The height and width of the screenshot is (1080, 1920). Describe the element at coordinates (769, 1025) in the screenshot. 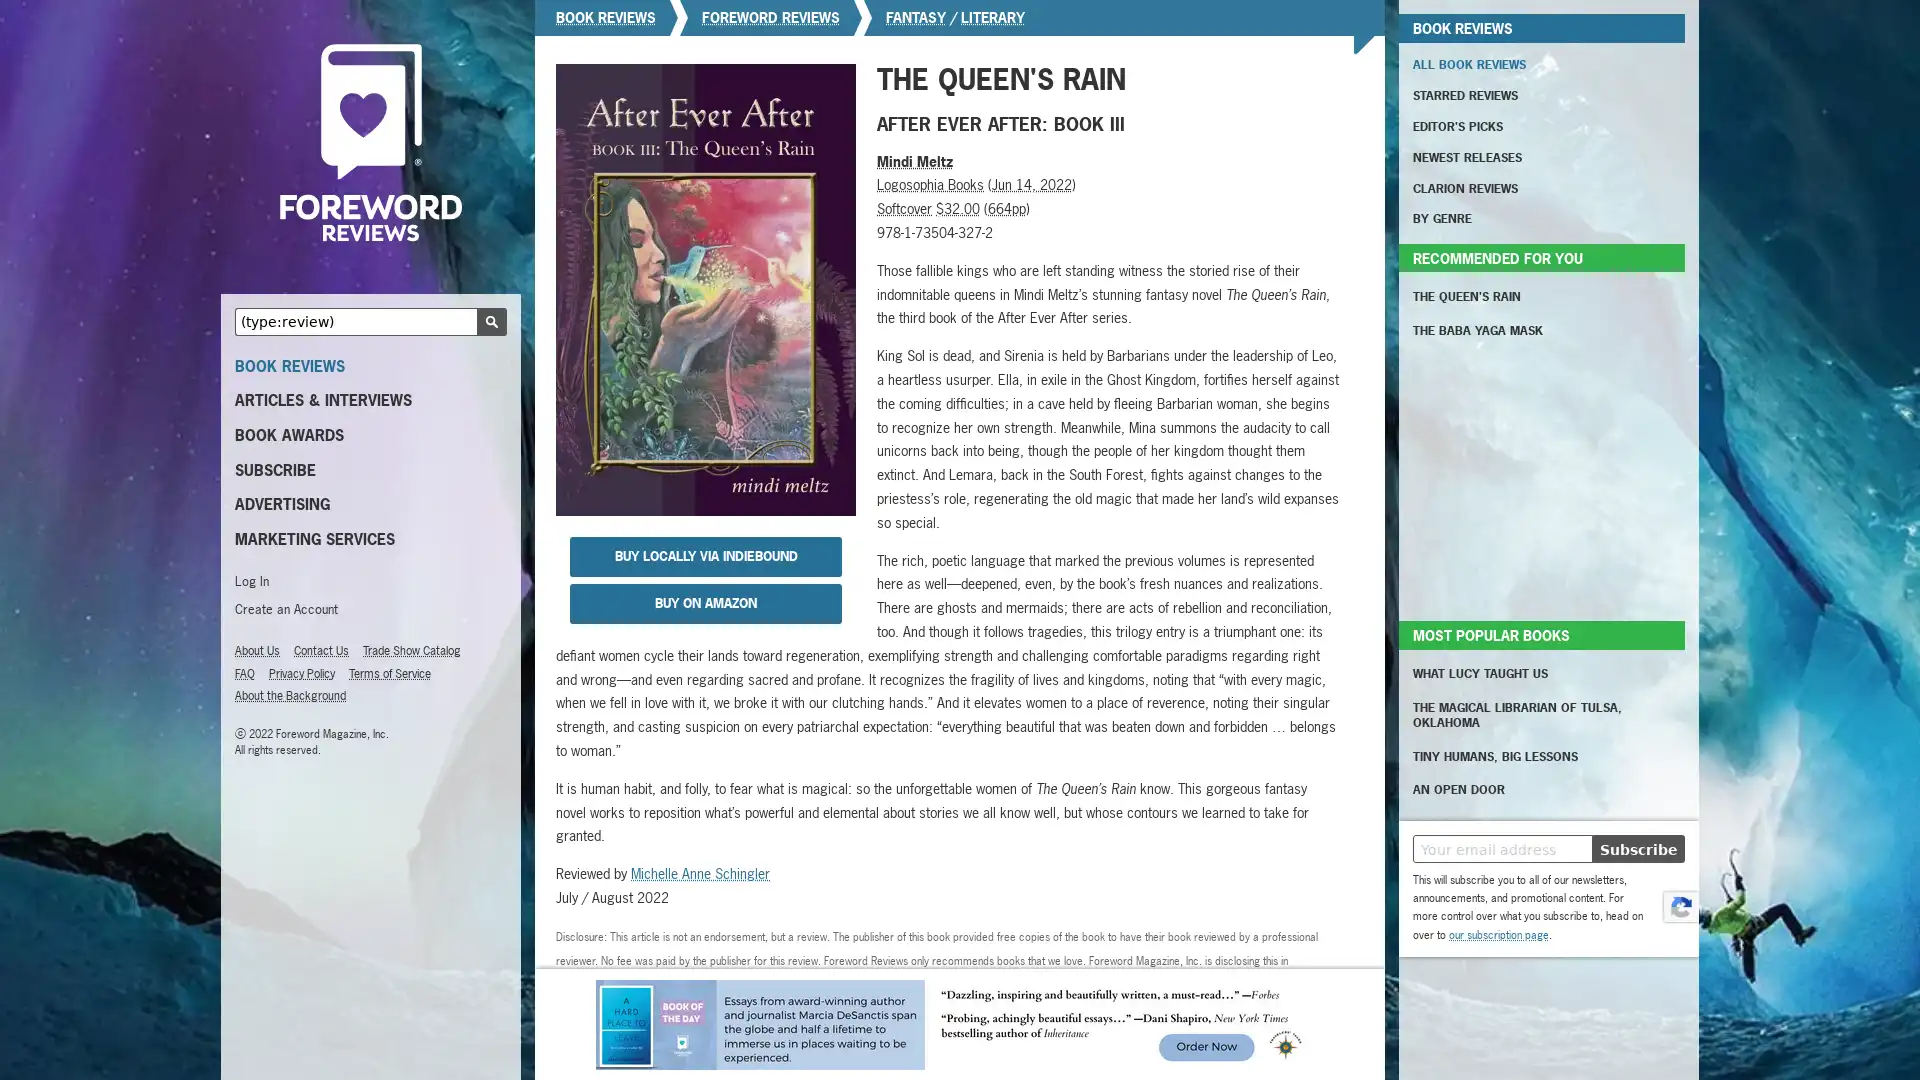

I see `Copy URL` at that location.